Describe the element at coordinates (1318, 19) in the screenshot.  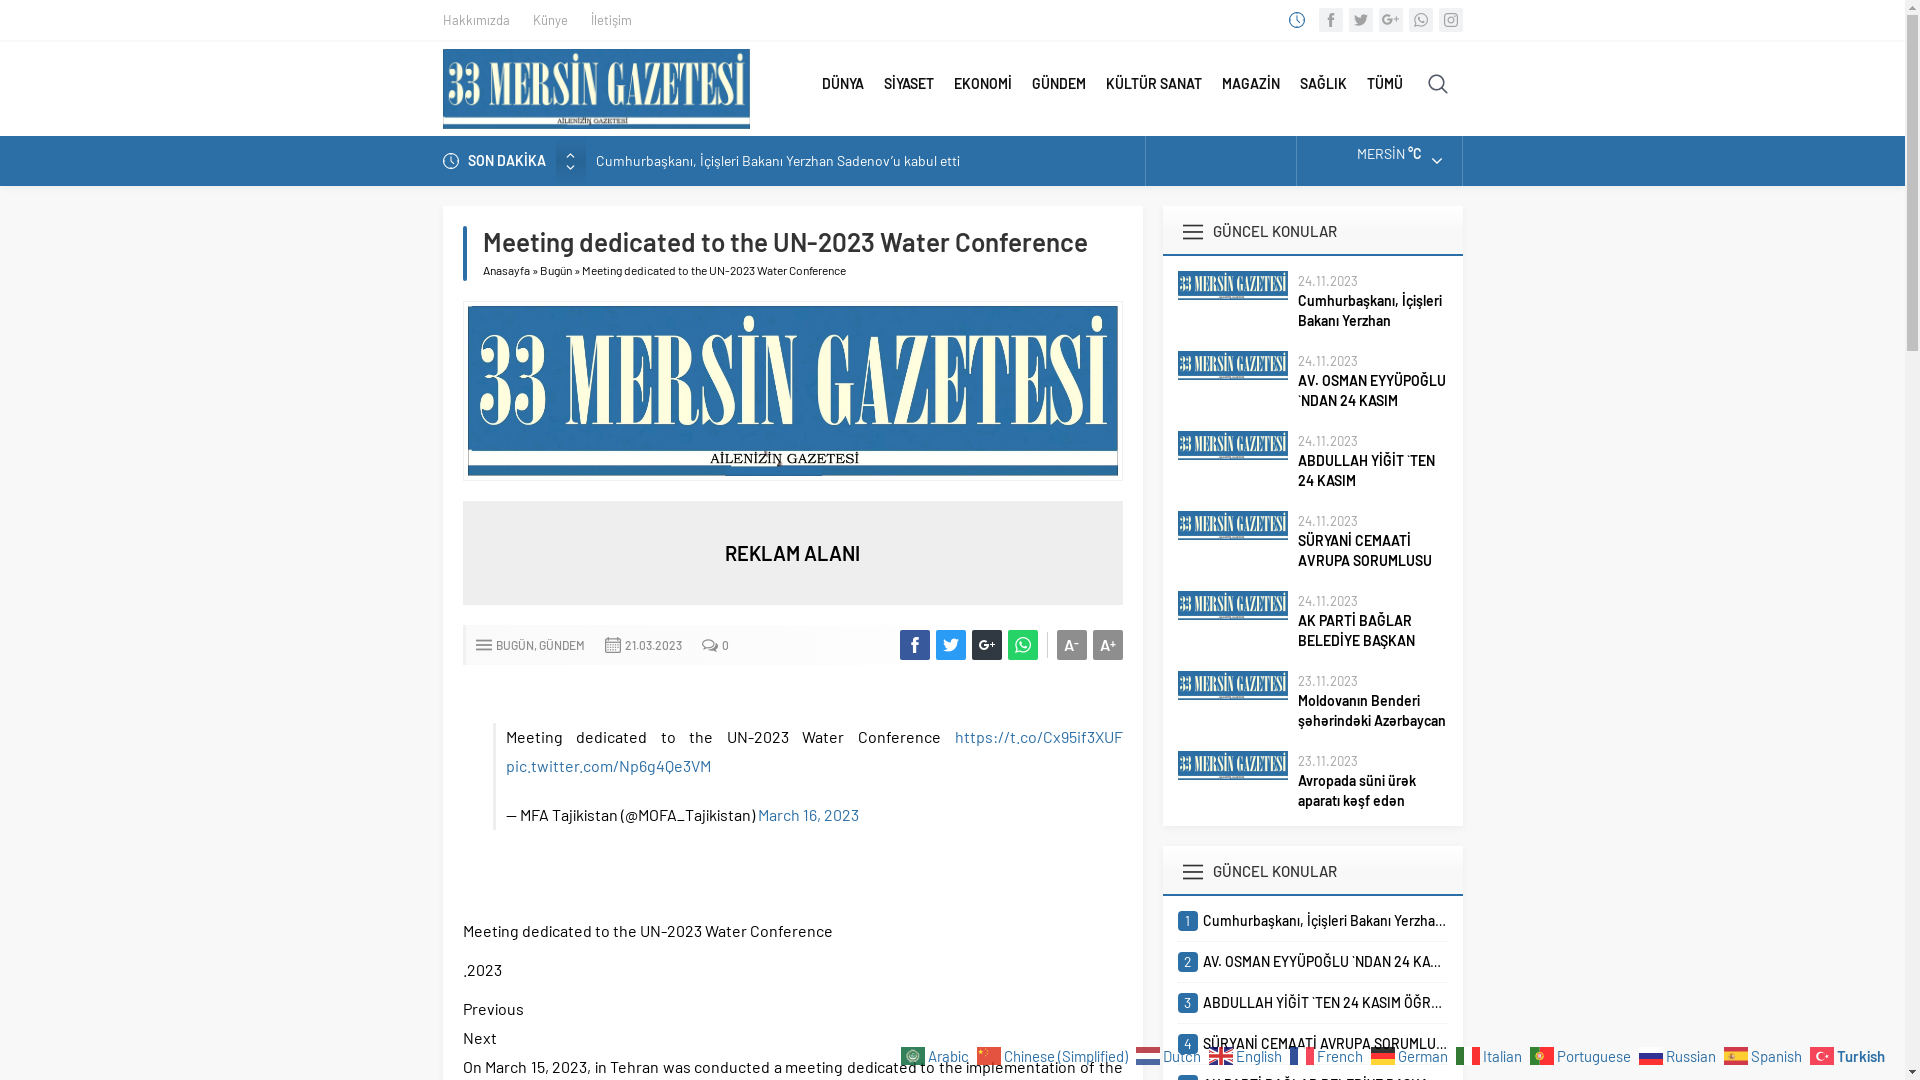
I see `'Facebook'` at that location.